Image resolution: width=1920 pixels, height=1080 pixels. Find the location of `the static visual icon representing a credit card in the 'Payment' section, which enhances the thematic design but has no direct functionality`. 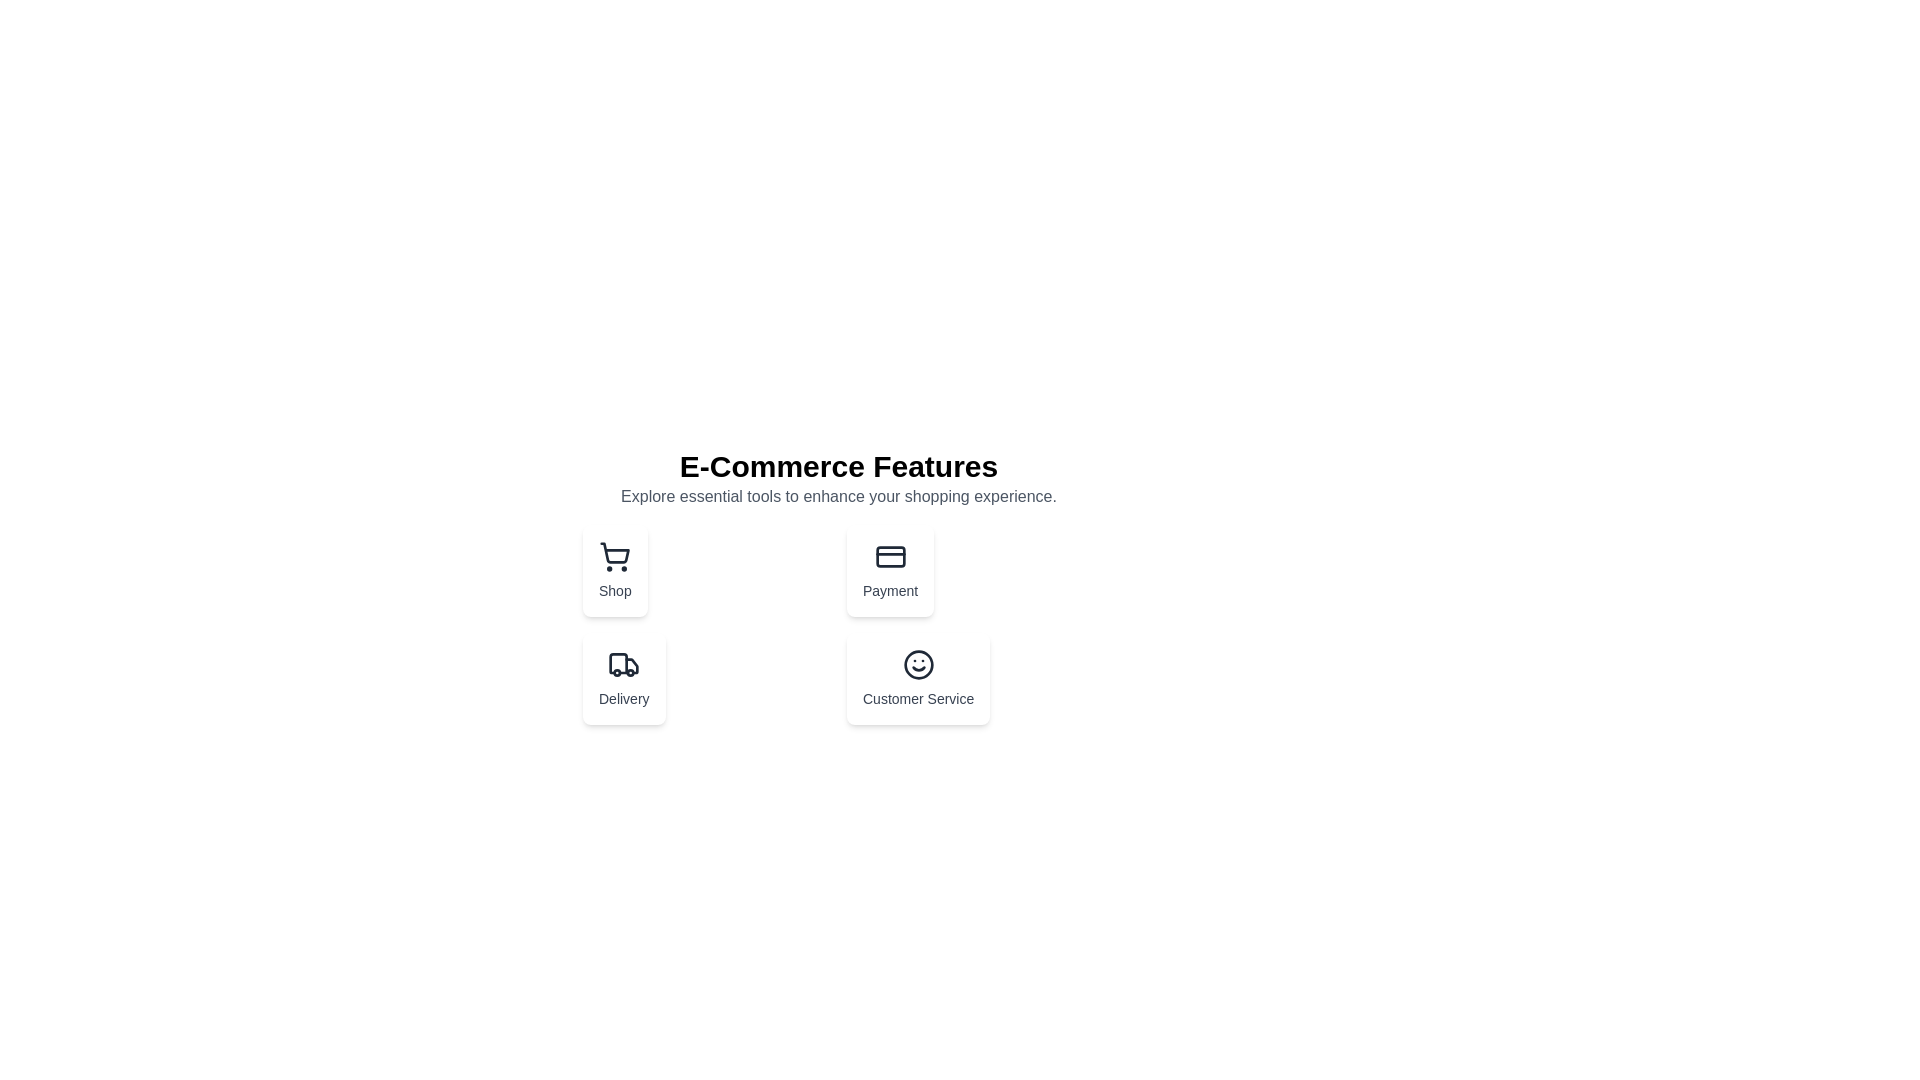

the static visual icon representing a credit card in the 'Payment' section, which enhances the thematic design but has no direct functionality is located at coordinates (889, 556).